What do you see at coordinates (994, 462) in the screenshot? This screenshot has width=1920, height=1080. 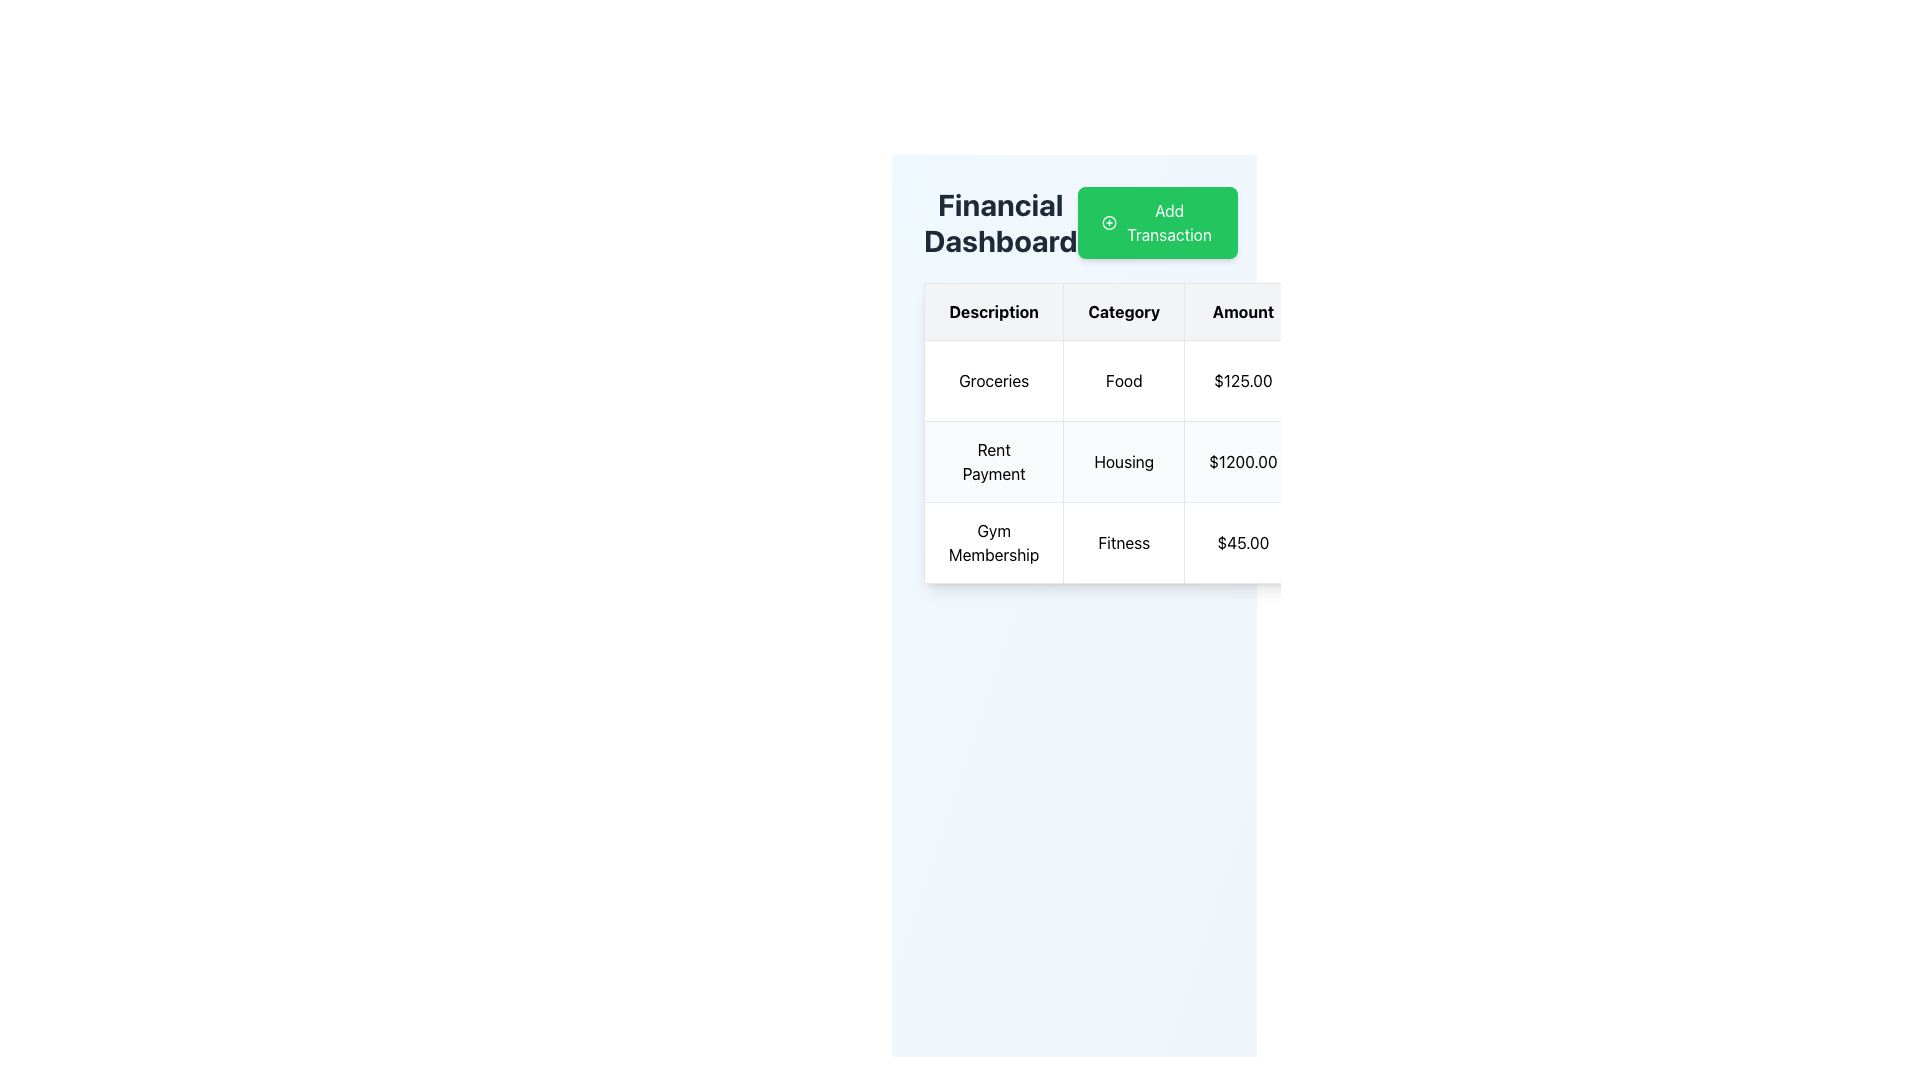 I see `information displayed in the text label that says 'Rent Payment', which is the first cell in the second row of the table under the Description column` at bounding box center [994, 462].